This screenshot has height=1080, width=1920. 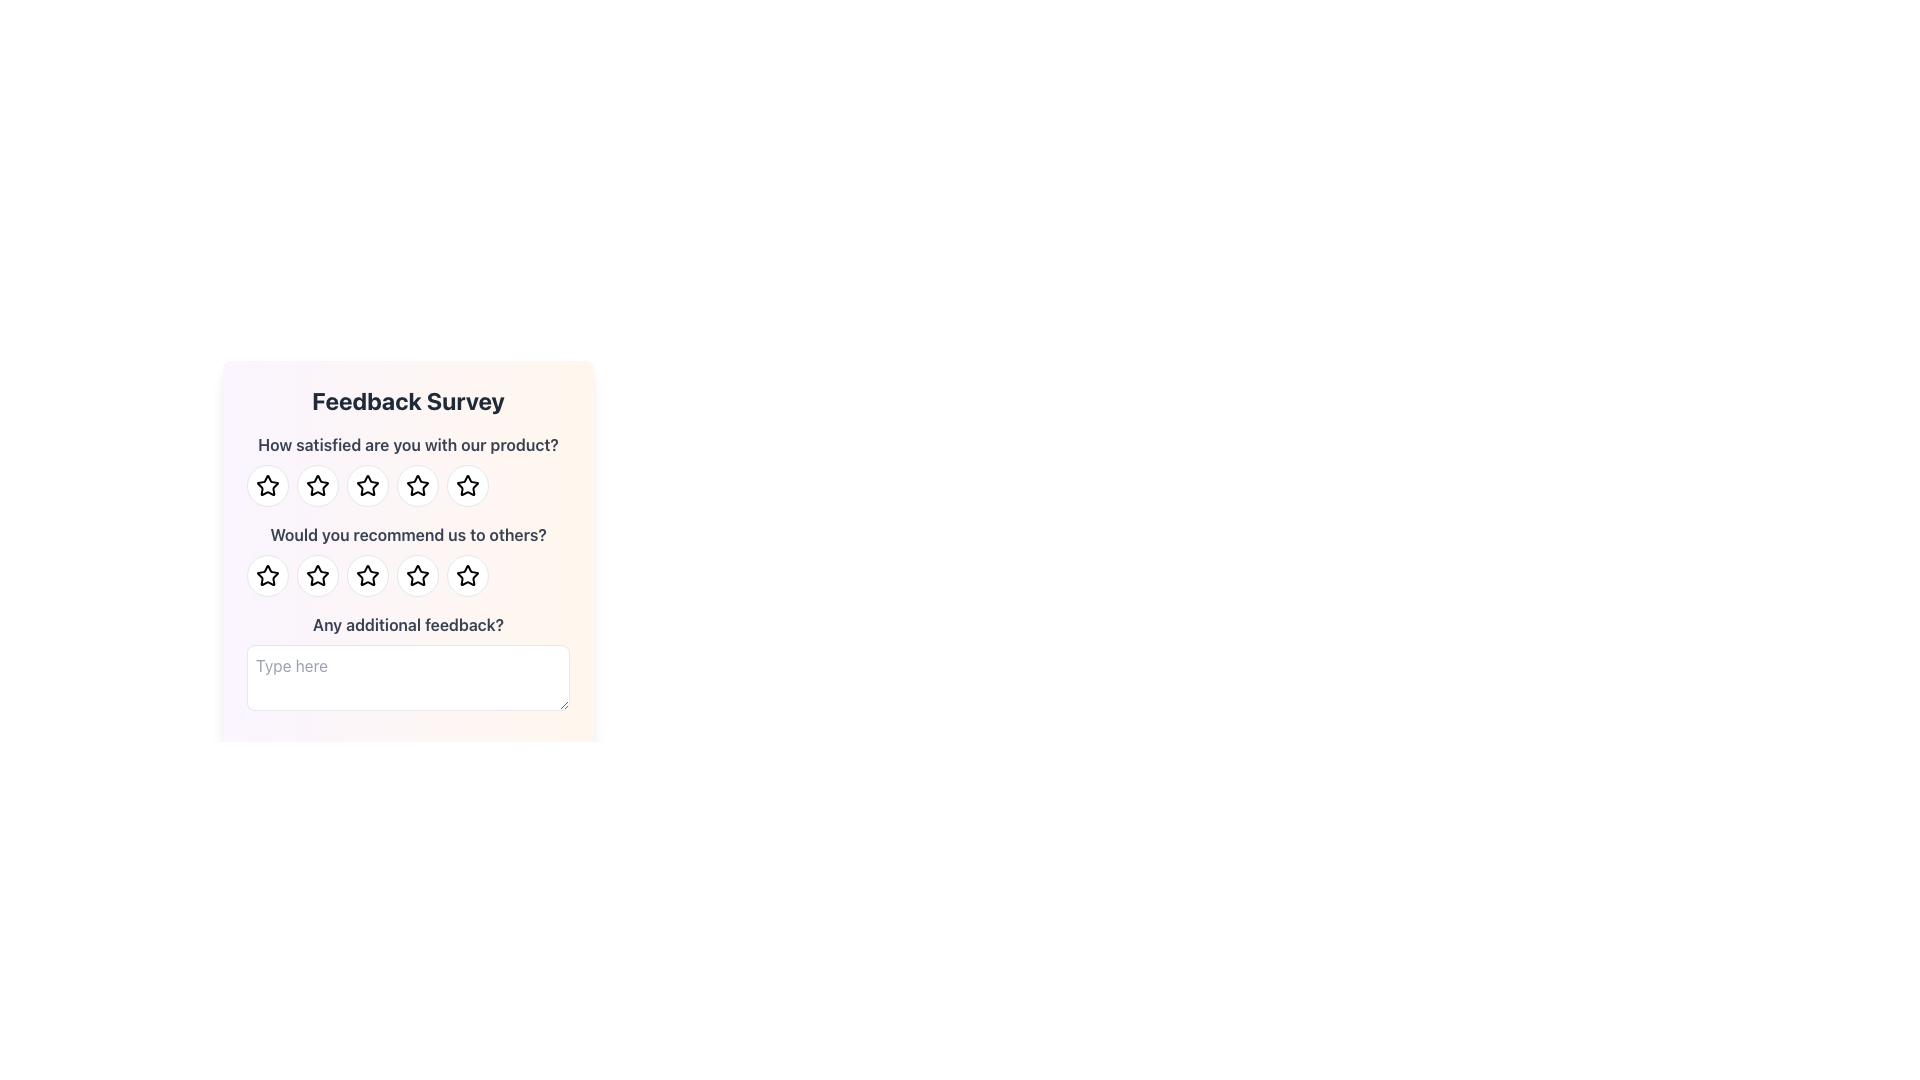 What do you see at coordinates (316, 486) in the screenshot?
I see `the second rating button located below the question 'How satisfied are you with our product?'` at bounding box center [316, 486].